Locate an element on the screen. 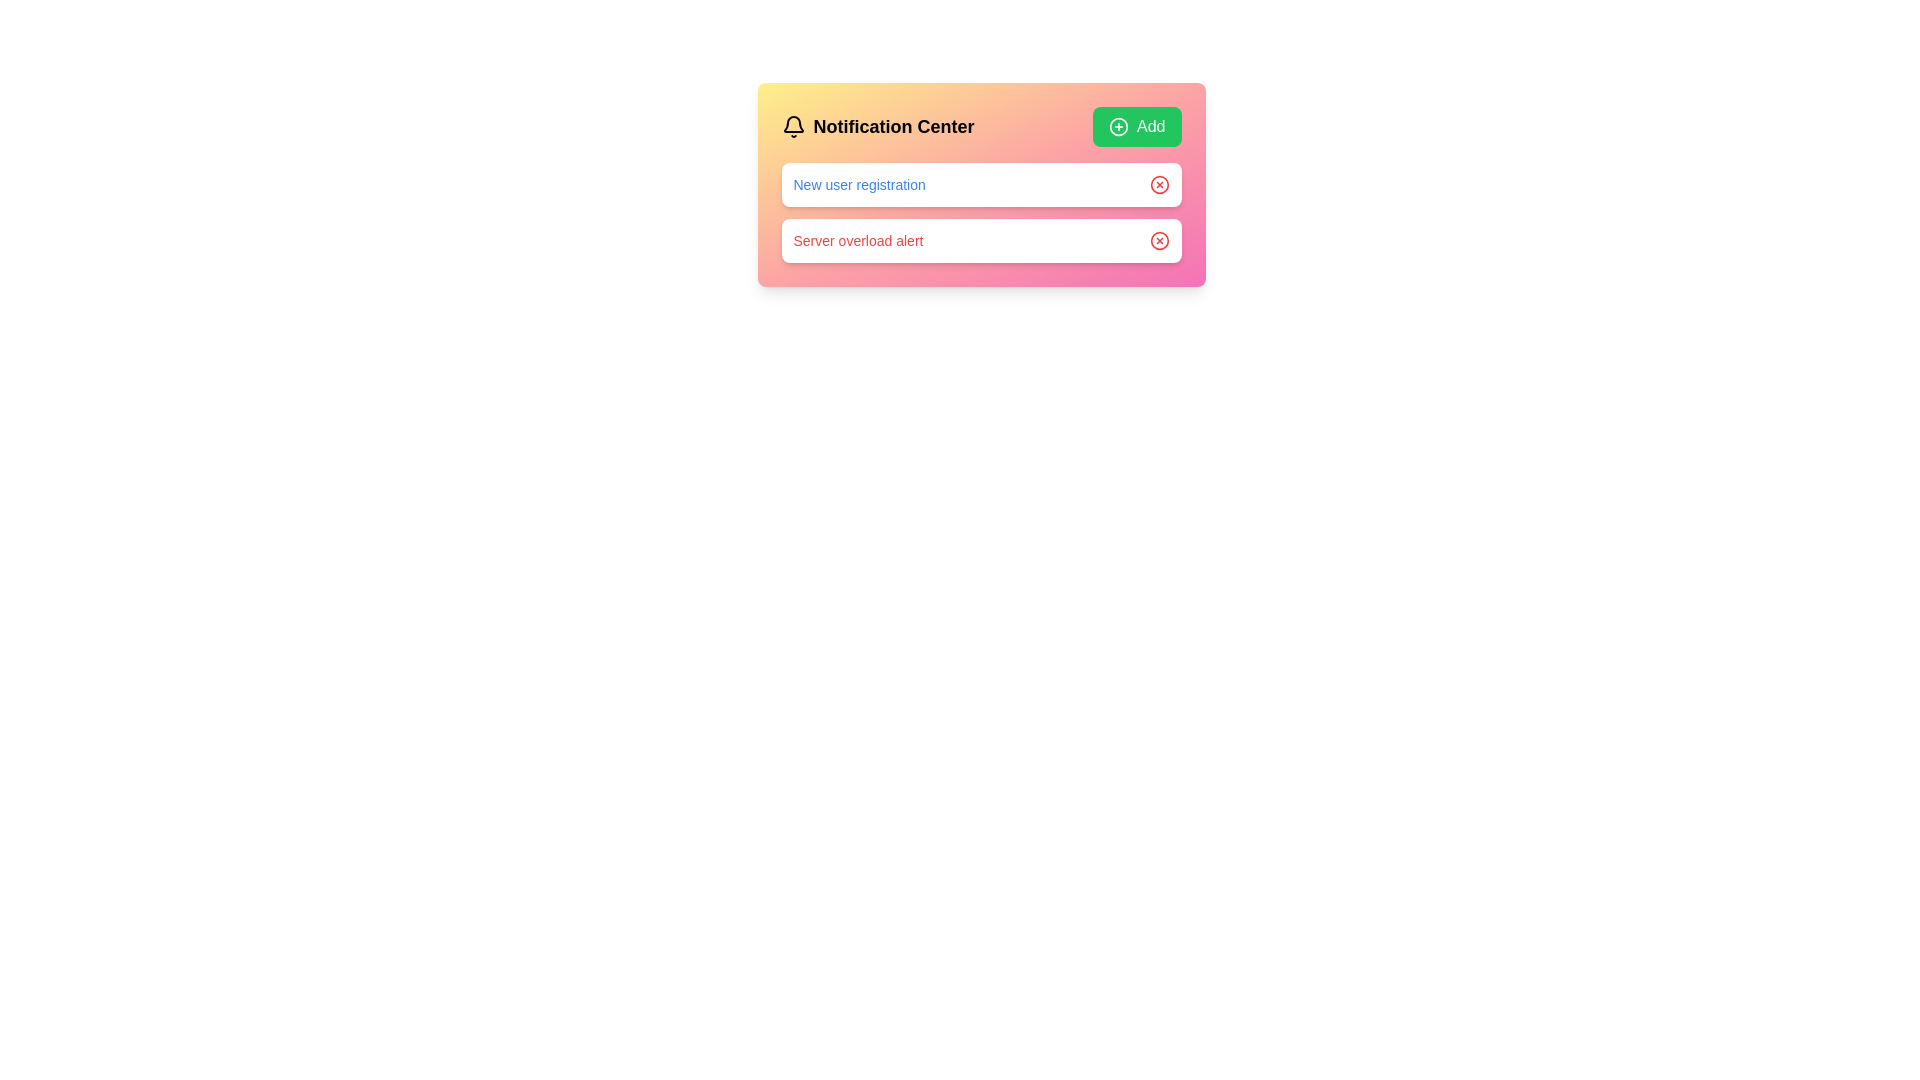 Image resolution: width=1920 pixels, height=1080 pixels. the addition icon located within the green 'Add' button on the right side of the 'Notification Center' header is located at coordinates (1117, 127).